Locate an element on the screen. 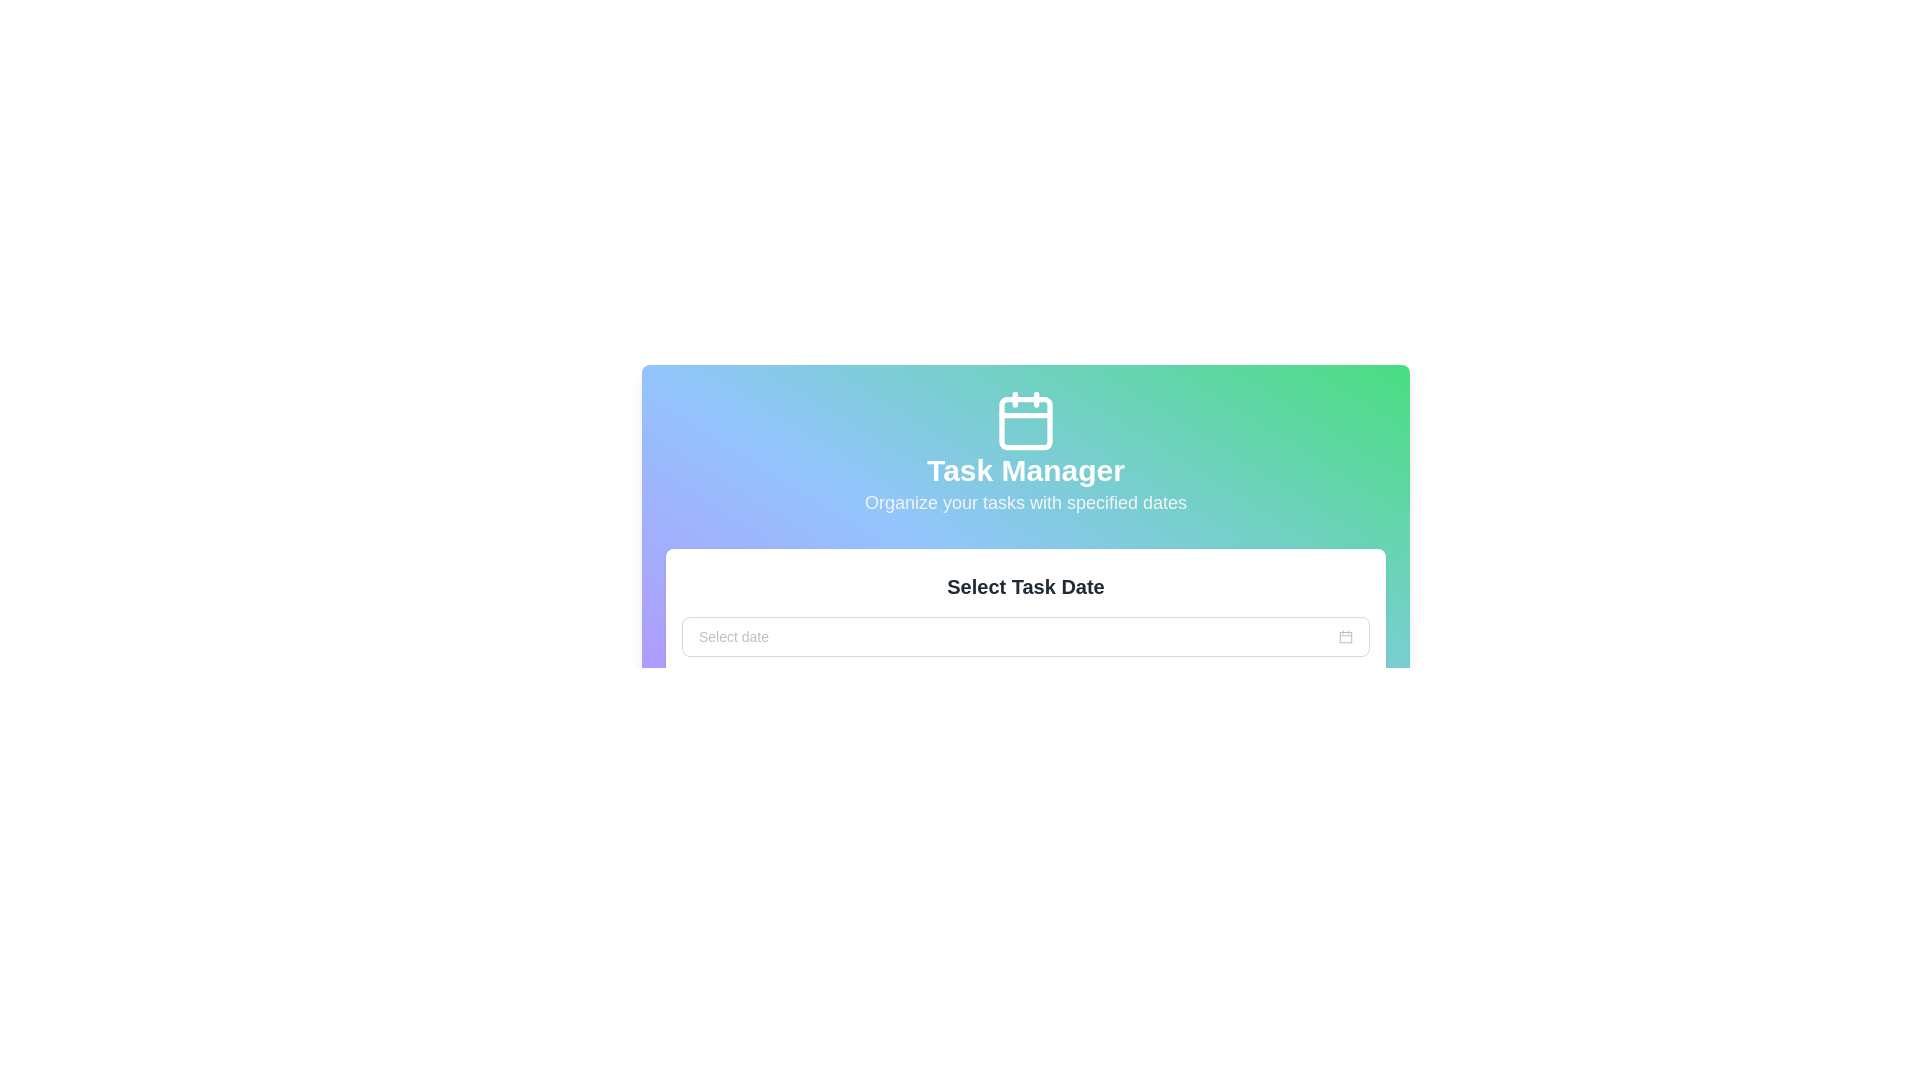 This screenshot has height=1080, width=1920. the Text Label that provides additional context or information about the application's purpose, located below 'Task Manager' is located at coordinates (1026, 501).